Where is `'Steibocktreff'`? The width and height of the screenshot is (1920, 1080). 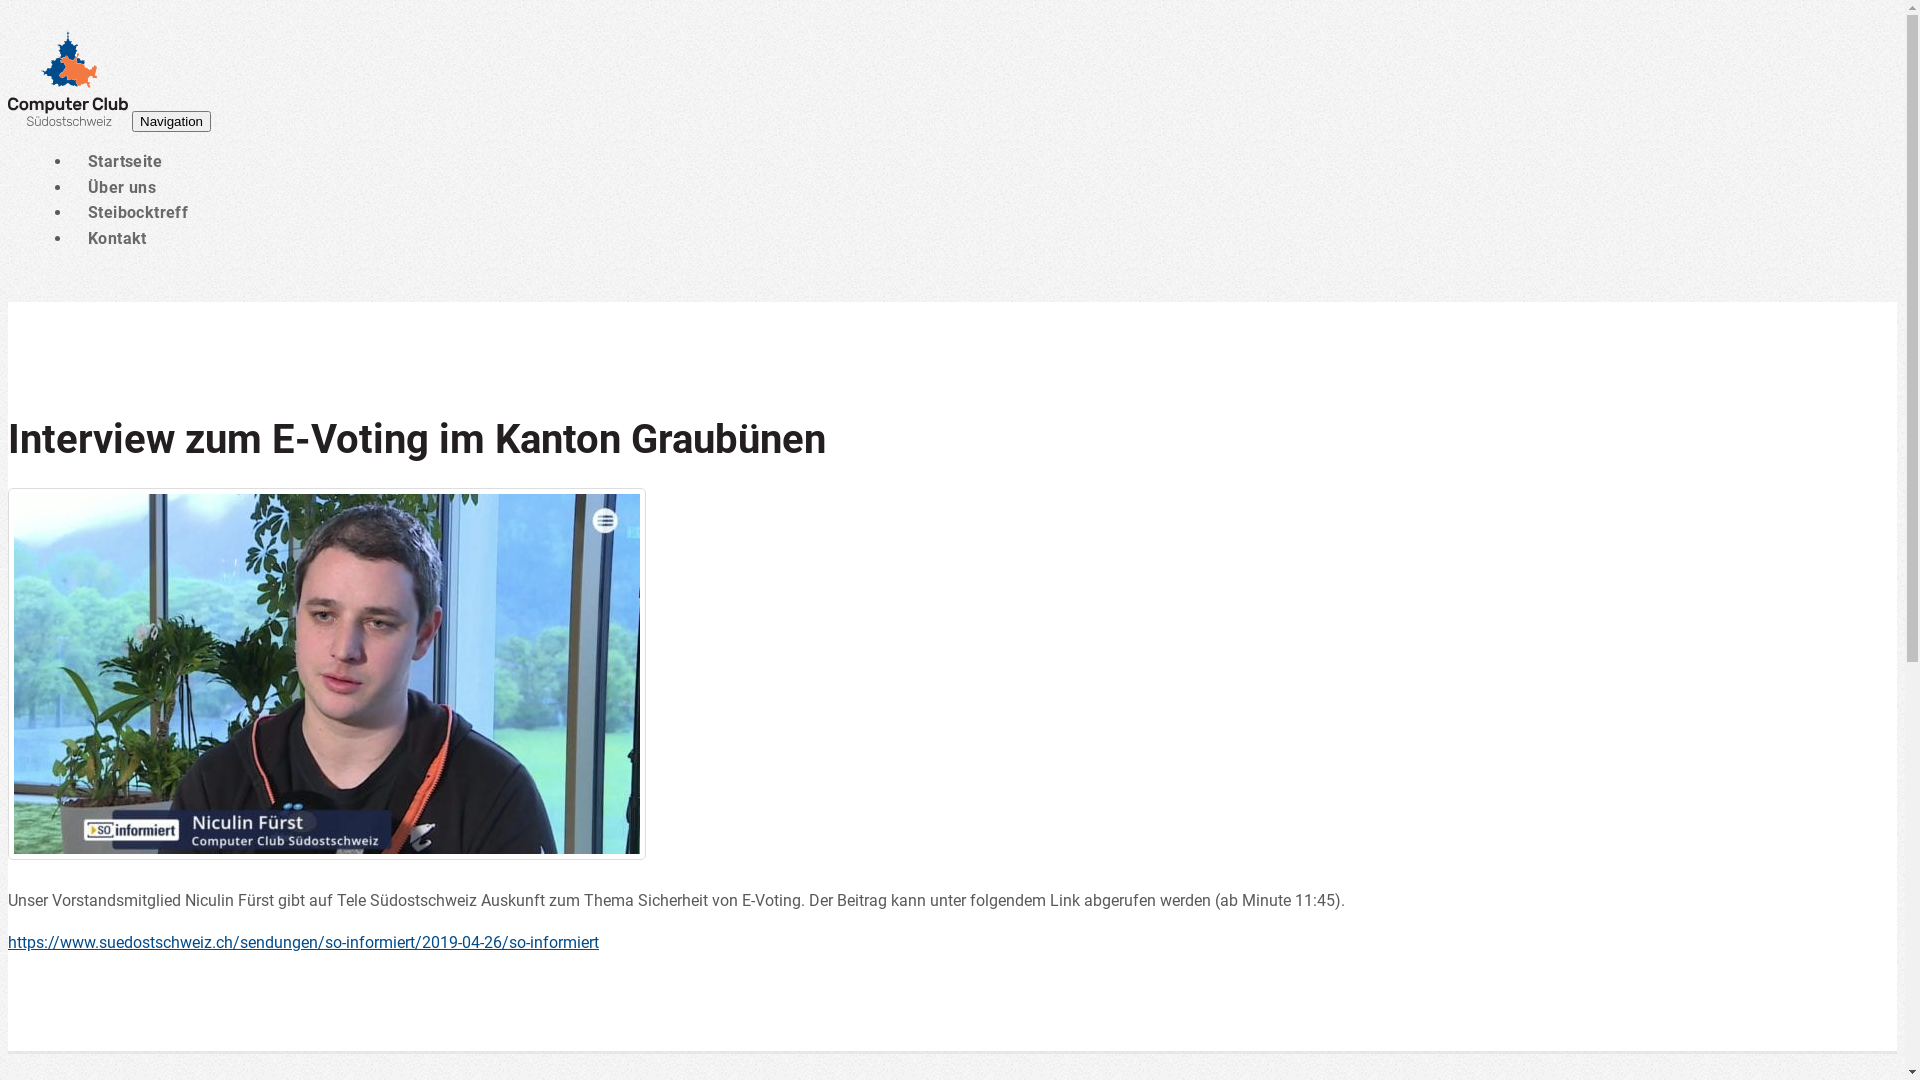 'Steibocktreff' is located at coordinates (137, 212).